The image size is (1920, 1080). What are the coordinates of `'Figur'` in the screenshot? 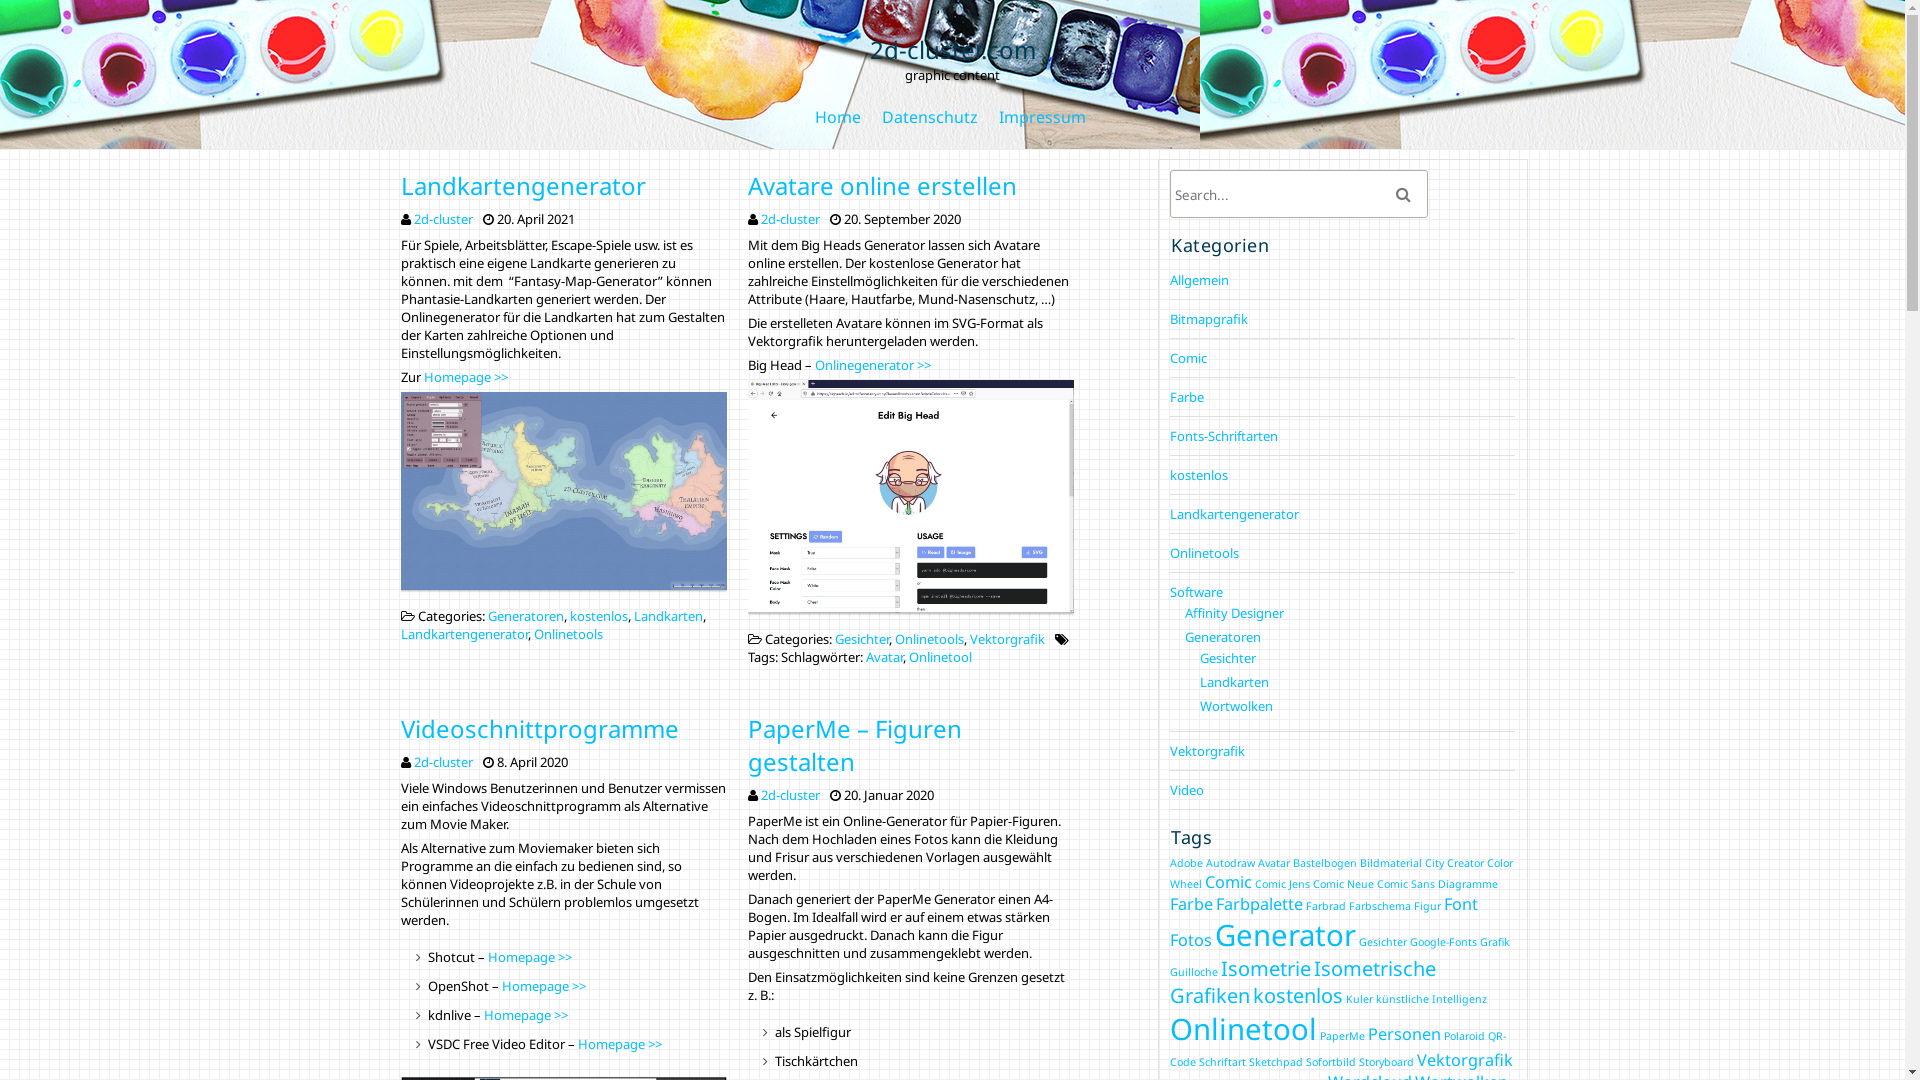 It's located at (1426, 906).